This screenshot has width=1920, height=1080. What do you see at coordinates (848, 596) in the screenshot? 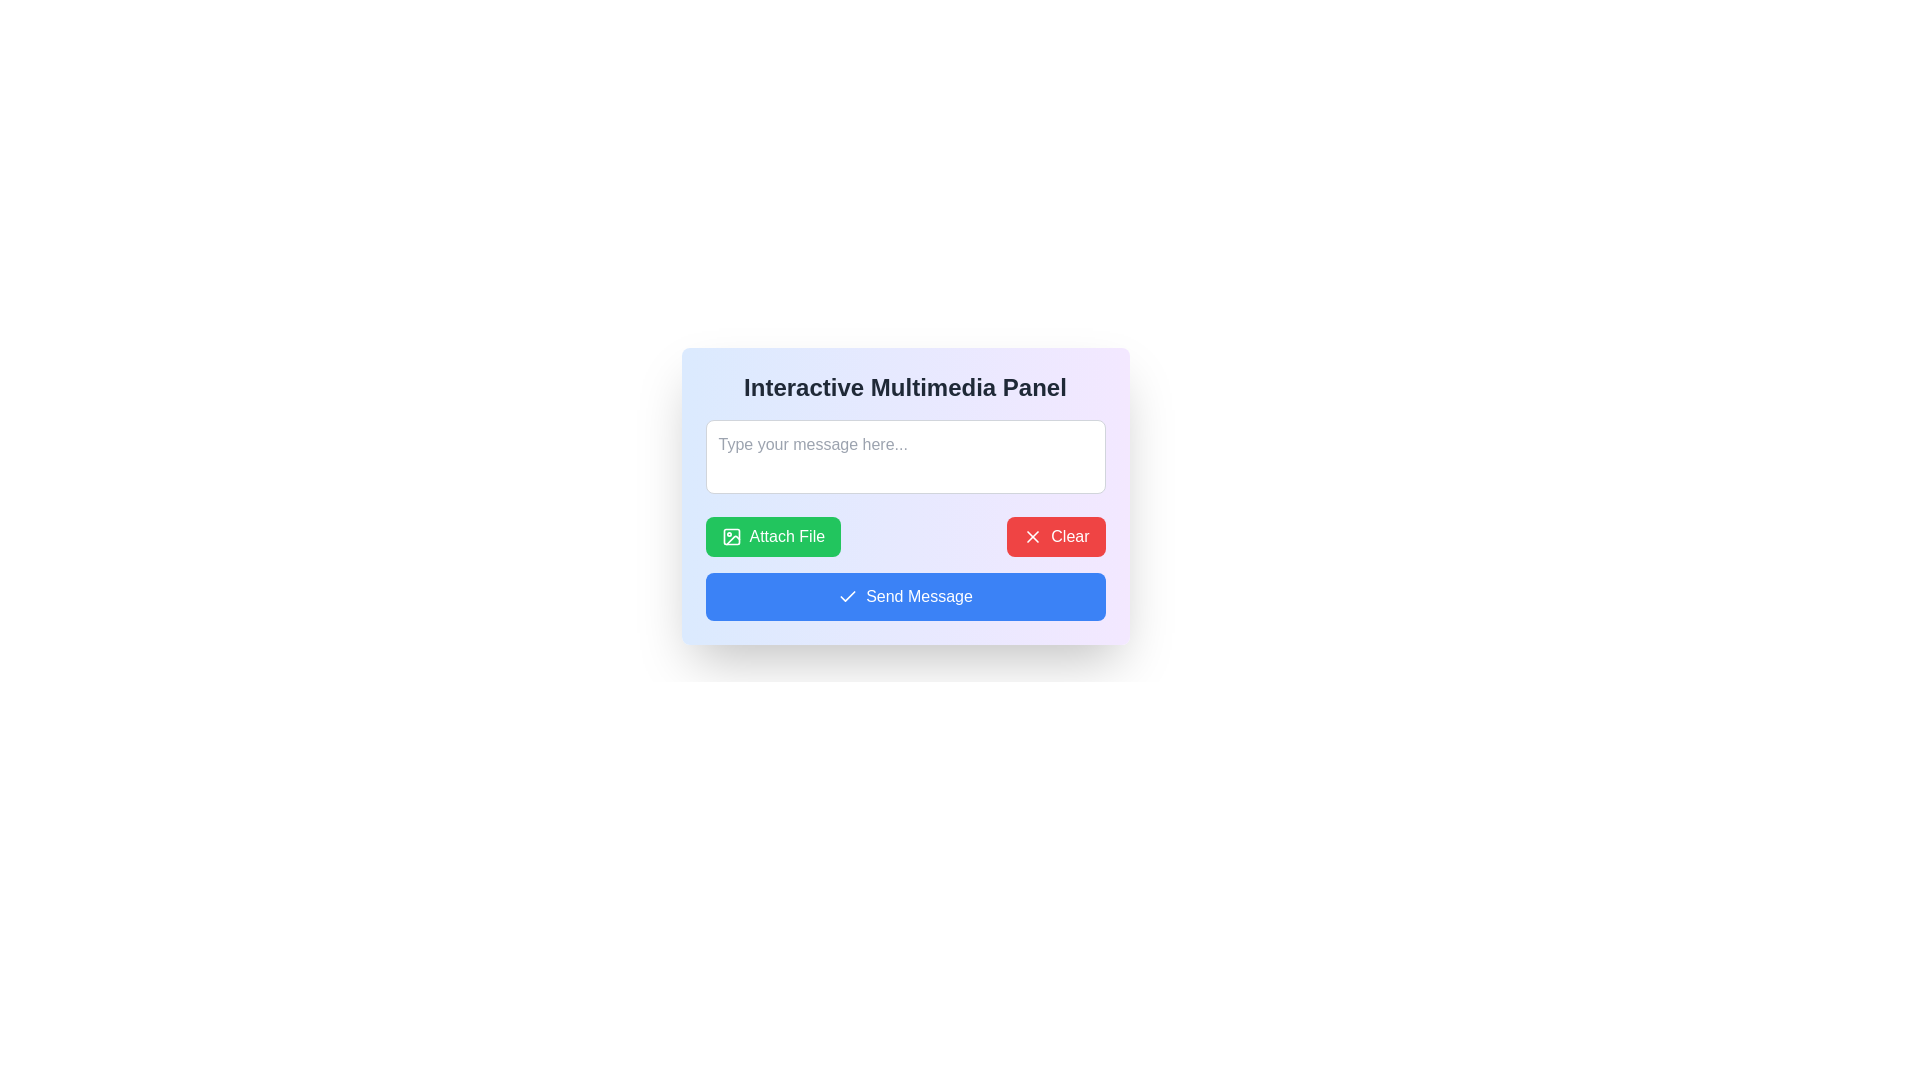
I see `the 'Send Message' button that contains the checkmark icon to send the message` at bounding box center [848, 596].